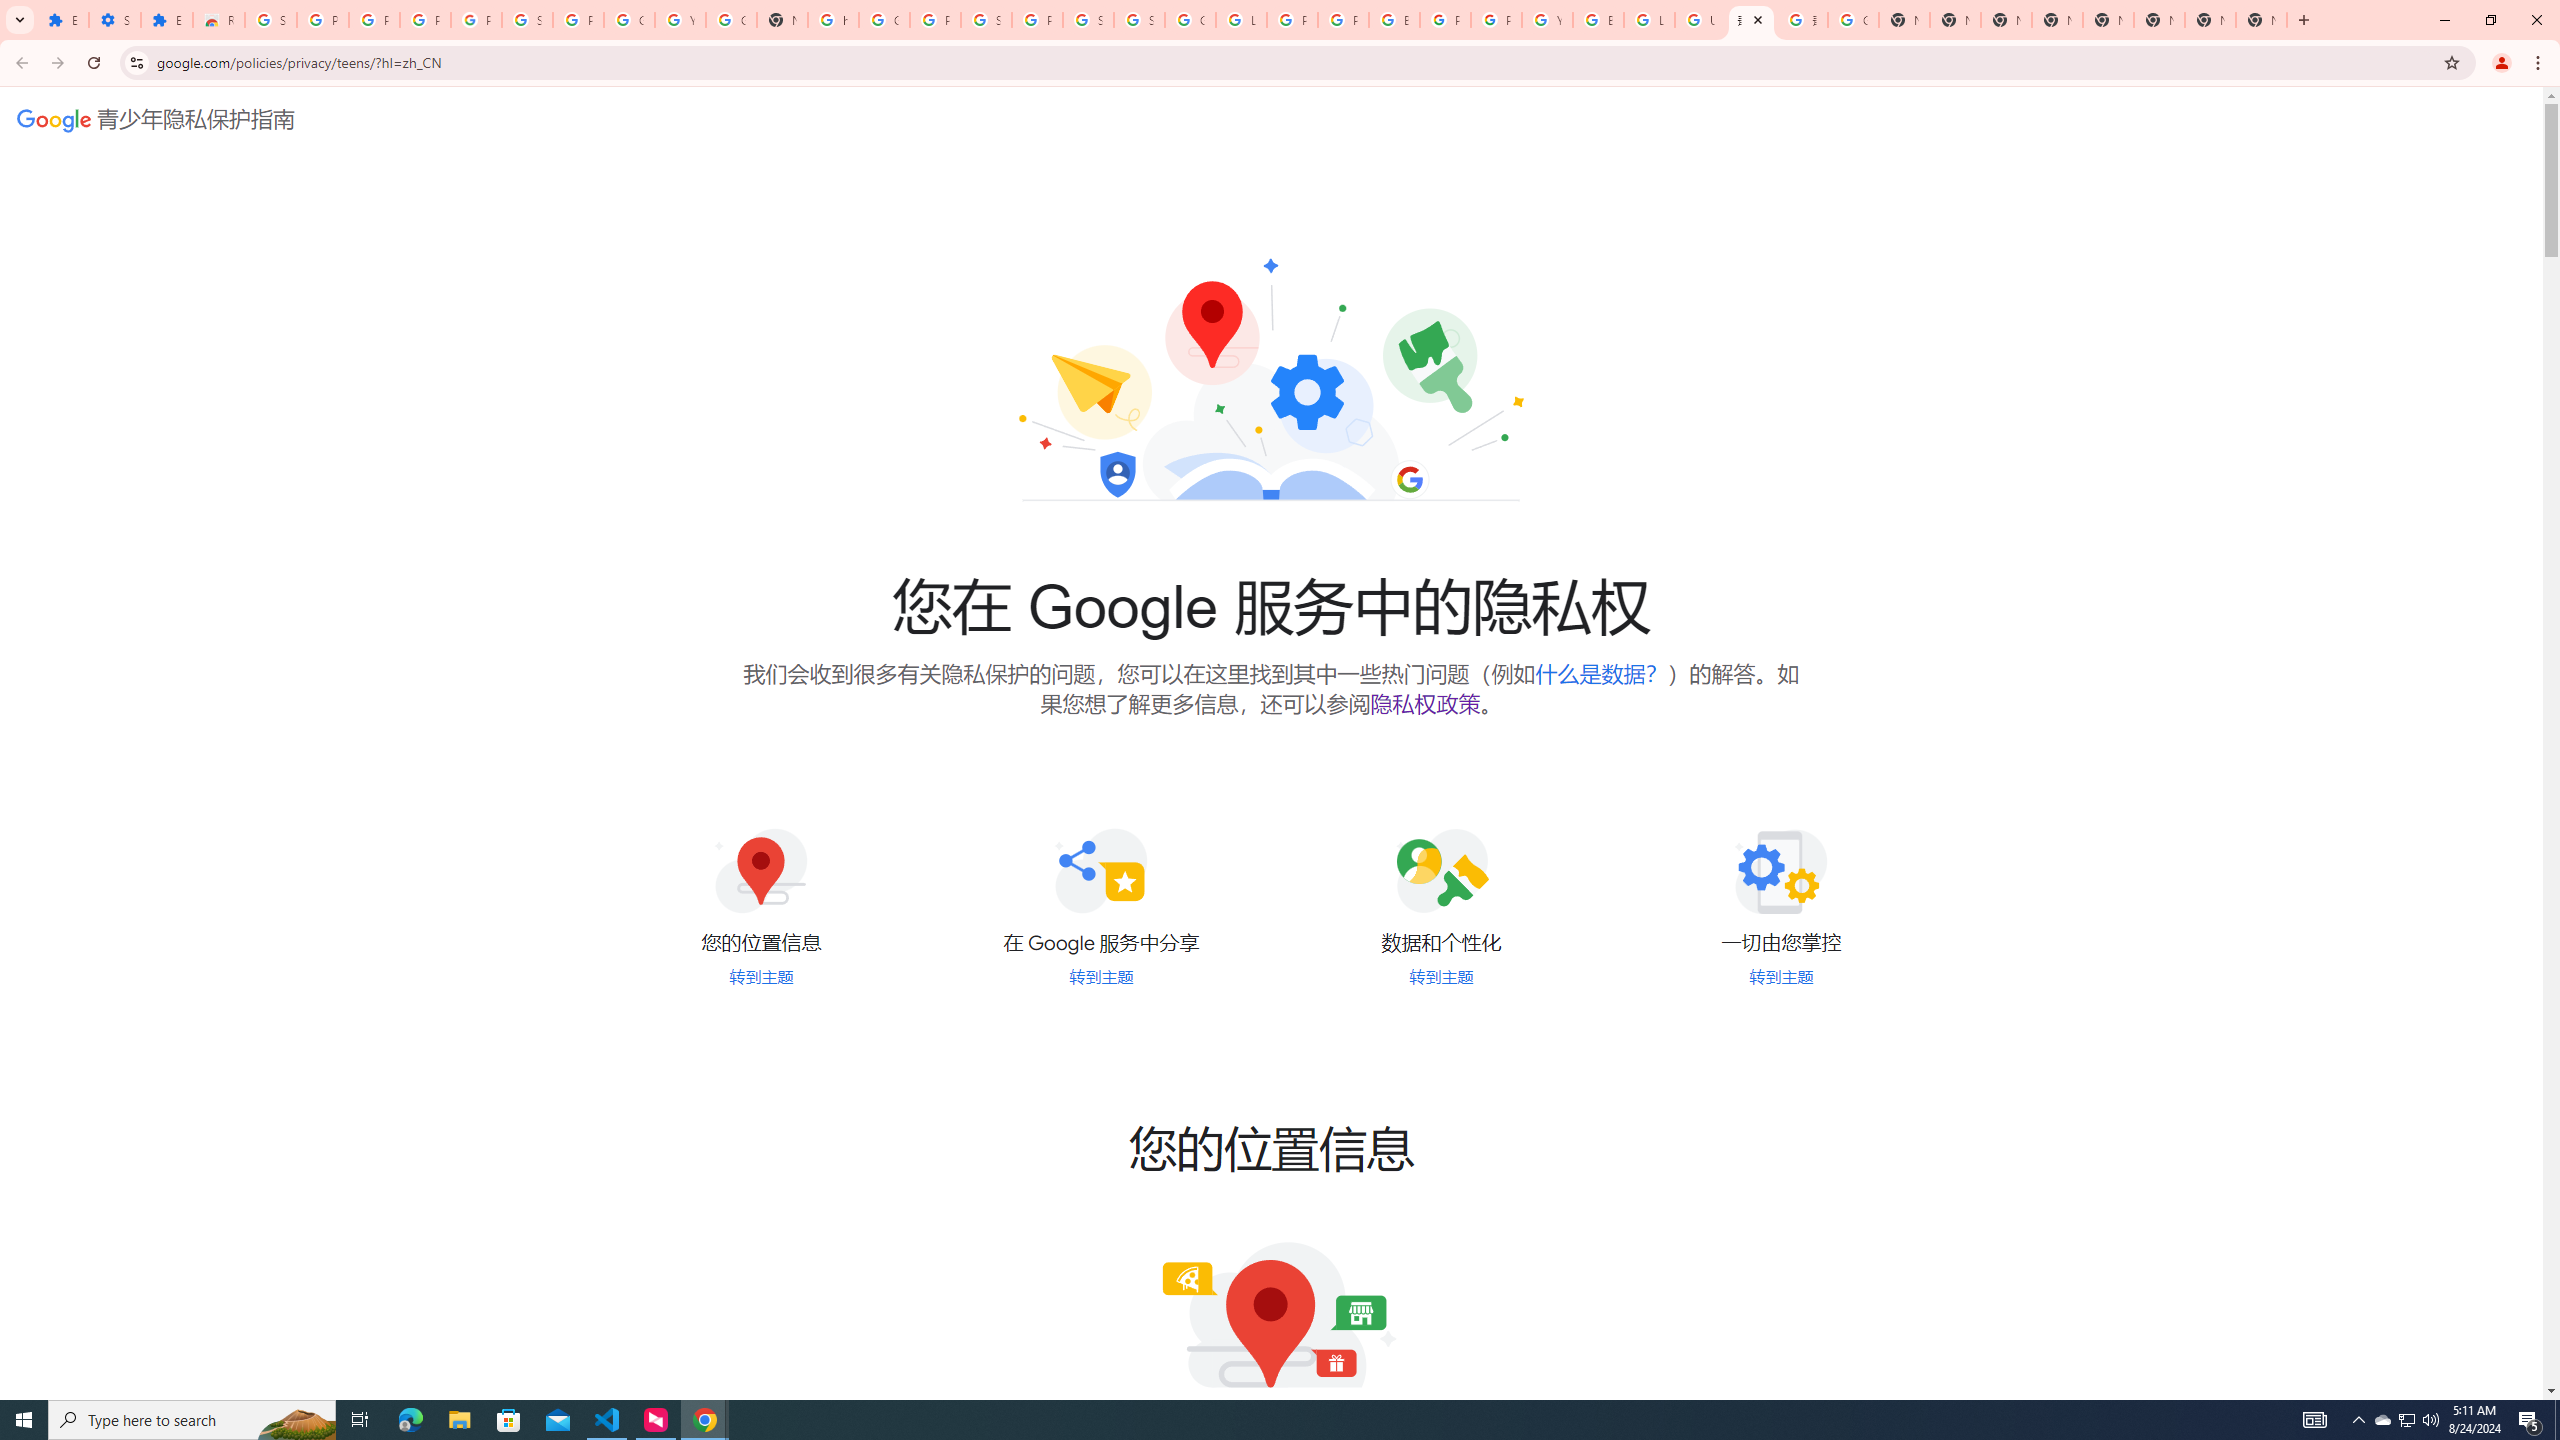 The width and height of the screenshot is (2560, 1440). What do you see at coordinates (2261, 19) in the screenshot?
I see `'New Tab'` at bounding box center [2261, 19].